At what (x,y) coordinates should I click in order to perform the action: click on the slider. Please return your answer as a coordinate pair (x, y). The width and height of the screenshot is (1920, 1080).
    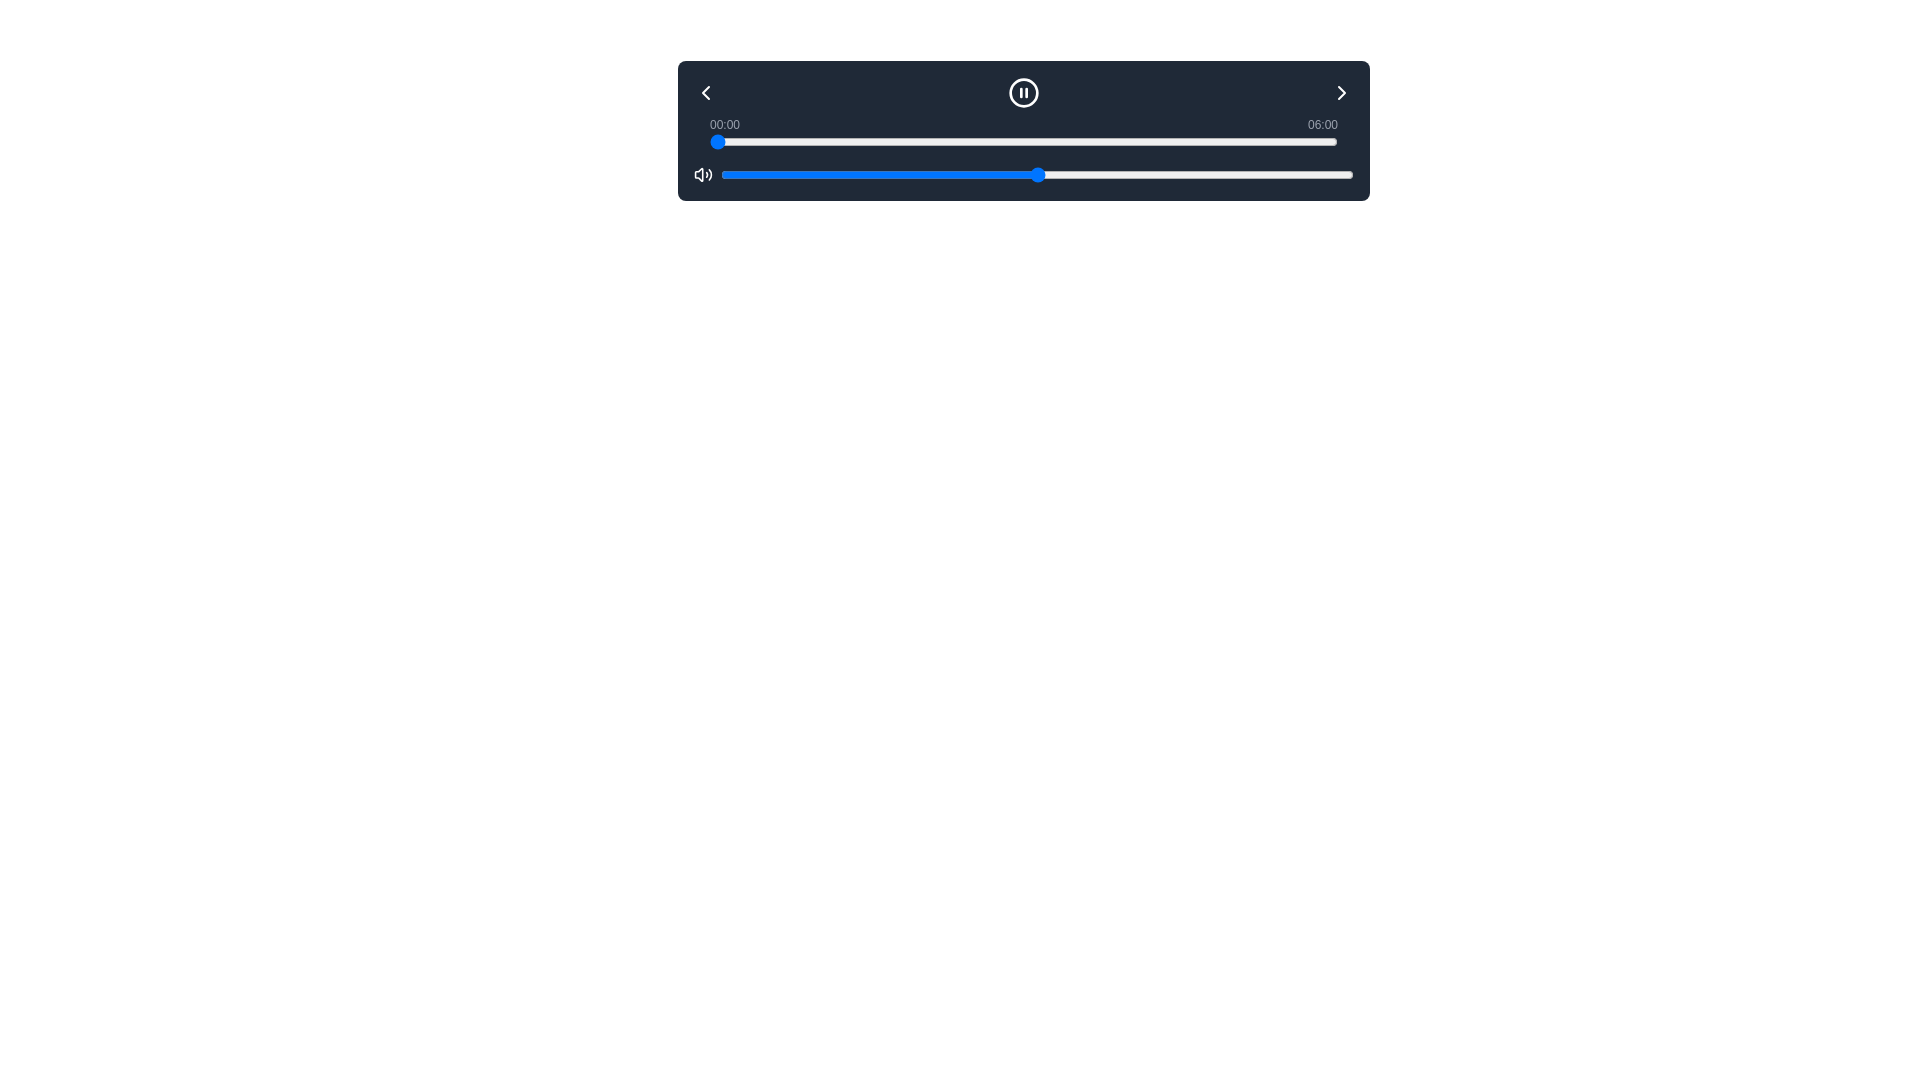
    Looking at the image, I should click on (1037, 173).